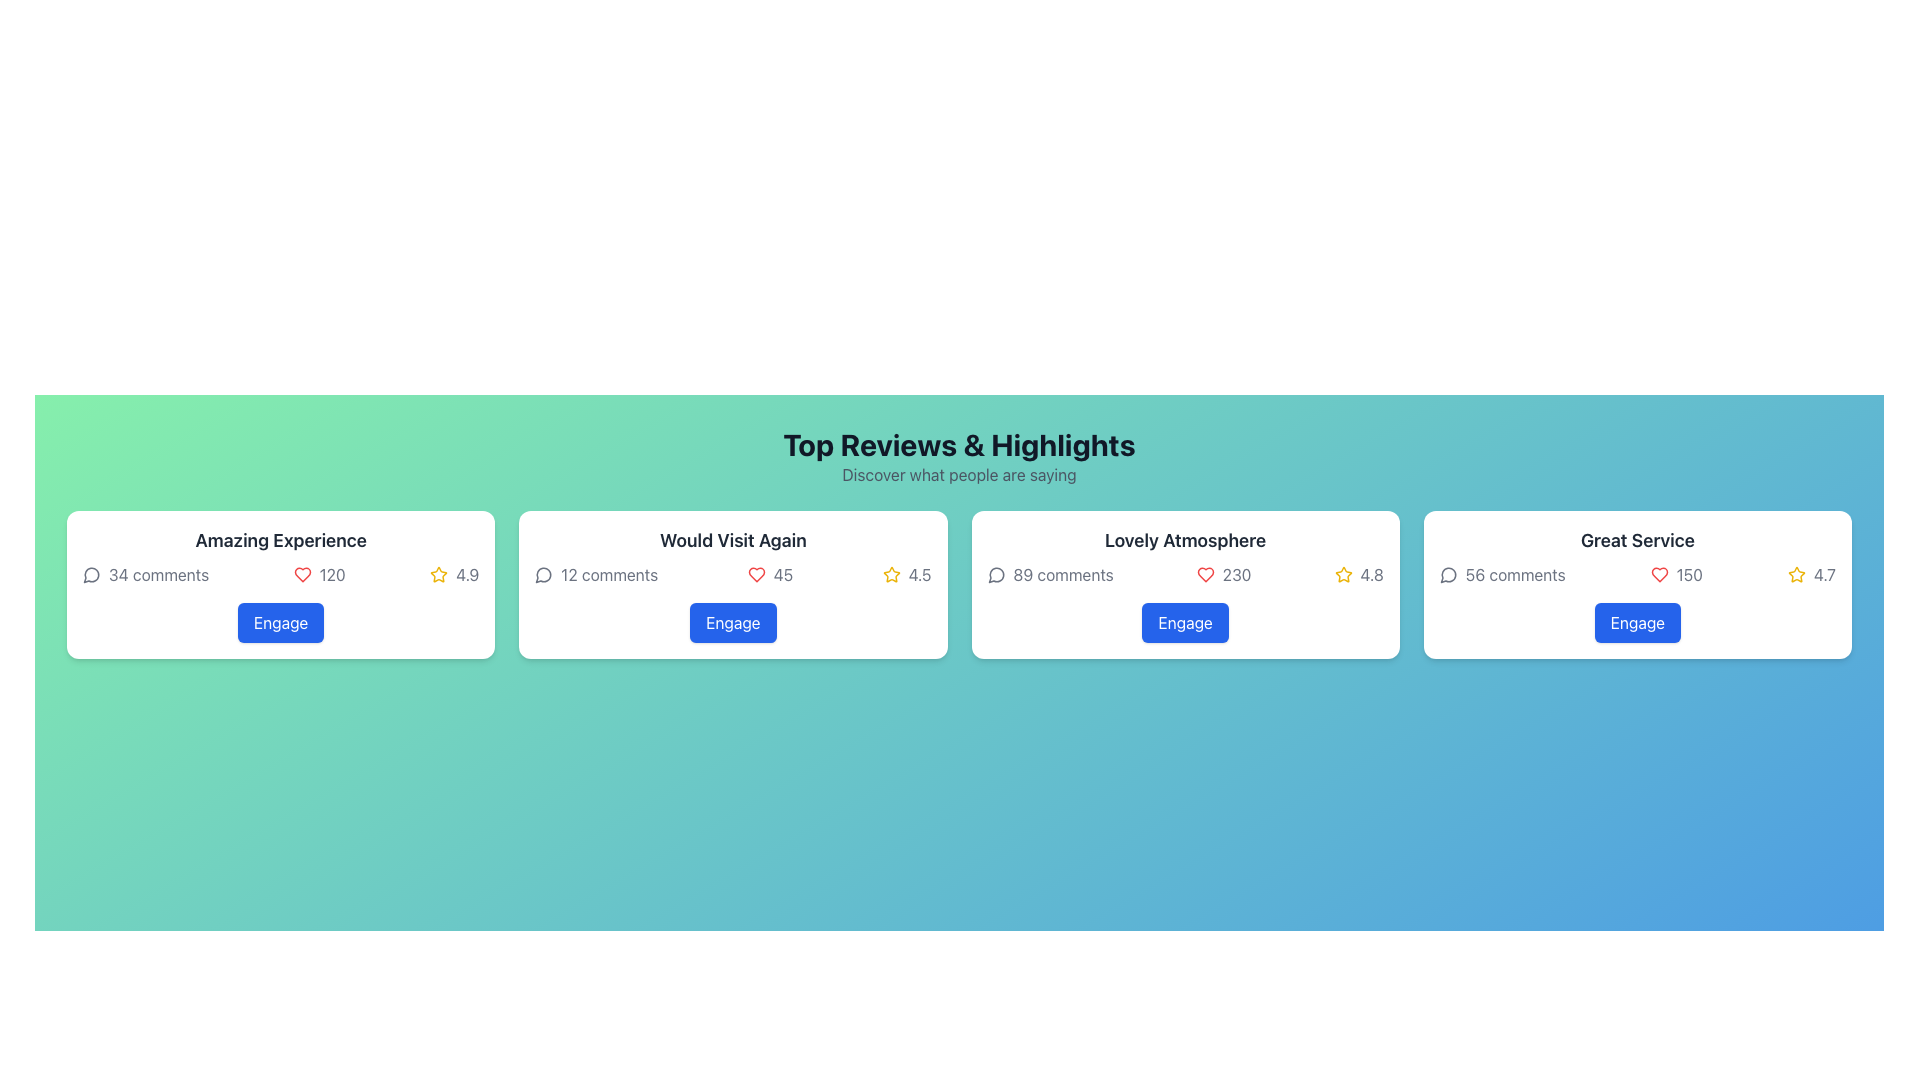 The width and height of the screenshot is (1920, 1080). Describe the element at coordinates (1359, 574) in the screenshot. I see `rating value of '4.8' displayed in the bottom-right corner of the 'Lovely Atmosphere' card, which is located to the right of the '230' likes text and icon` at that location.